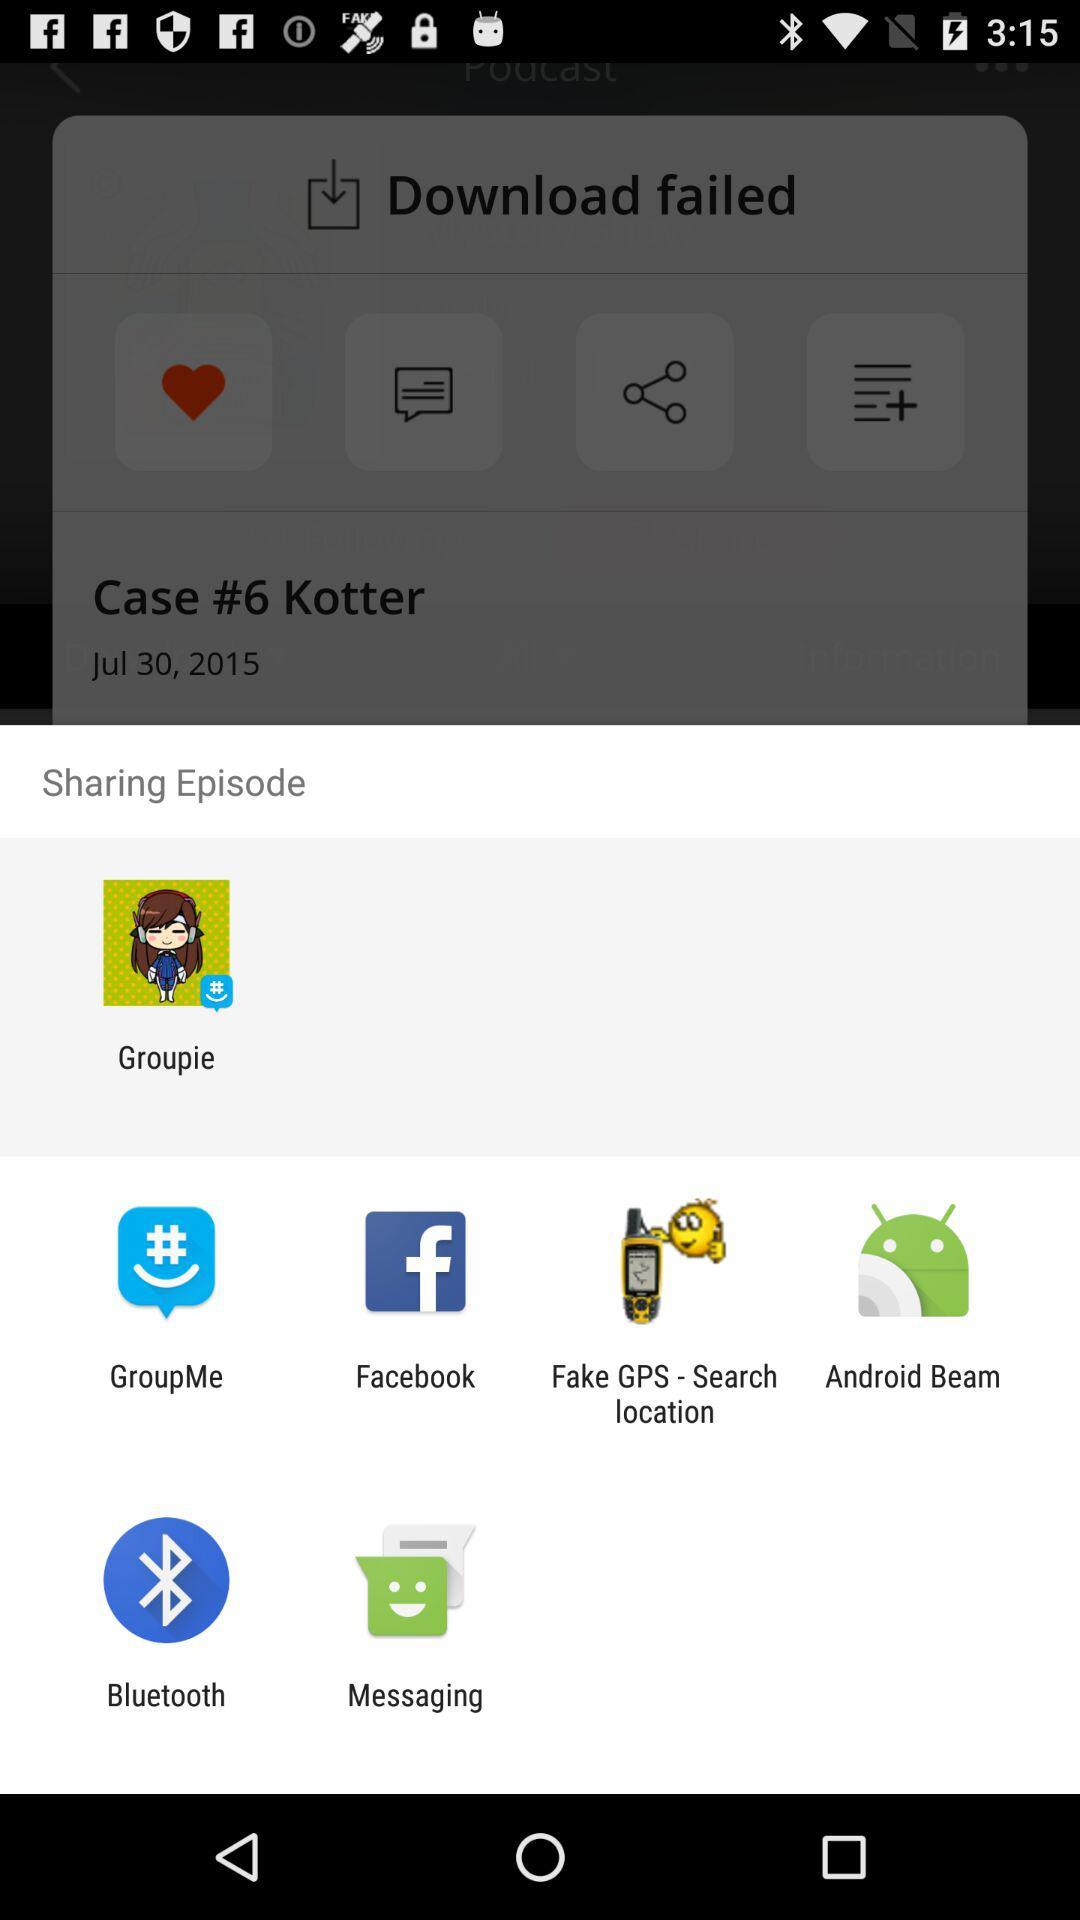 The image size is (1080, 1920). What do you see at coordinates (913, 1392) in the screenshot?
I see `the item next to fake gps search` at bounding box center [913, 1392].